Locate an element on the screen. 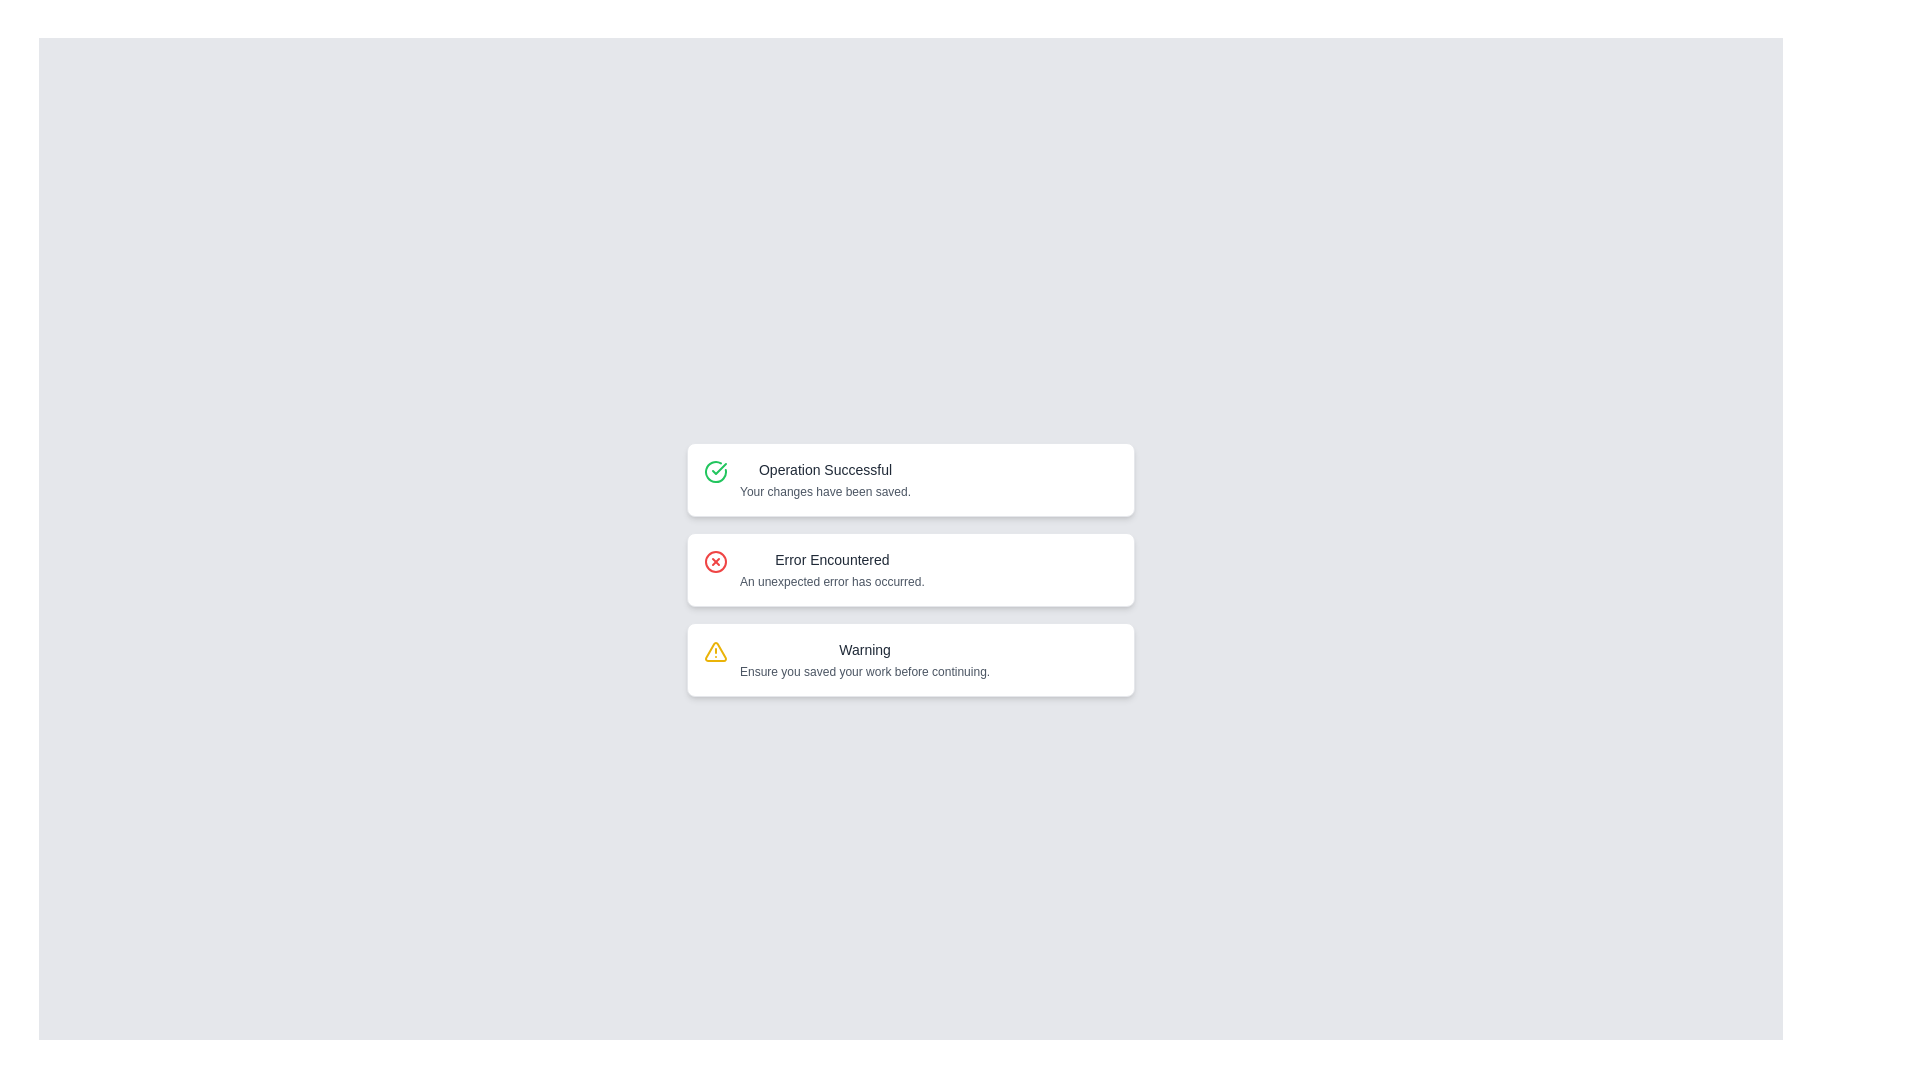  message displayed in the text element that shows 'An unexpected error has occurred.' located within the second notification block labeled 'Error Encountered.' is located at coordinates (832, 582).